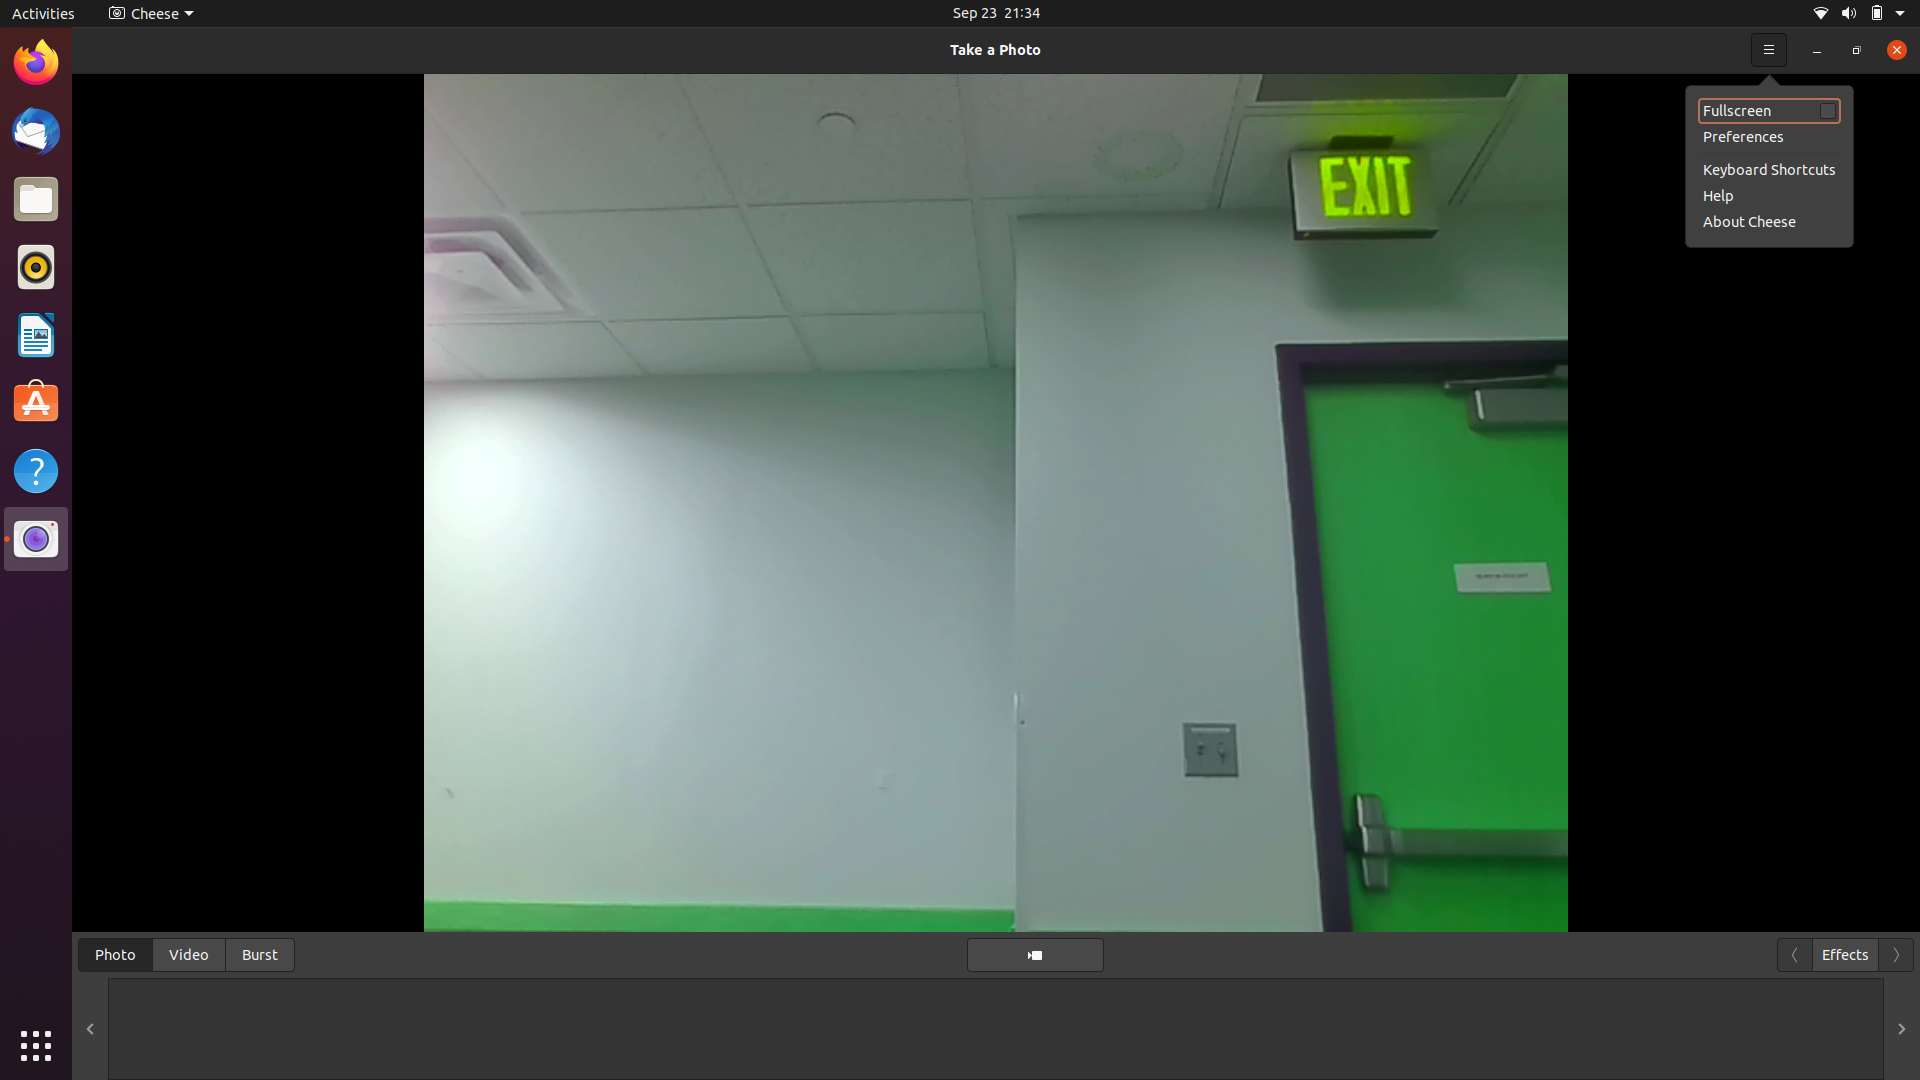 This screenshot has height=1080, width=1920. Describe the element at coordinates (1766, 195) in the screenshot. I see `help menu` at that location.